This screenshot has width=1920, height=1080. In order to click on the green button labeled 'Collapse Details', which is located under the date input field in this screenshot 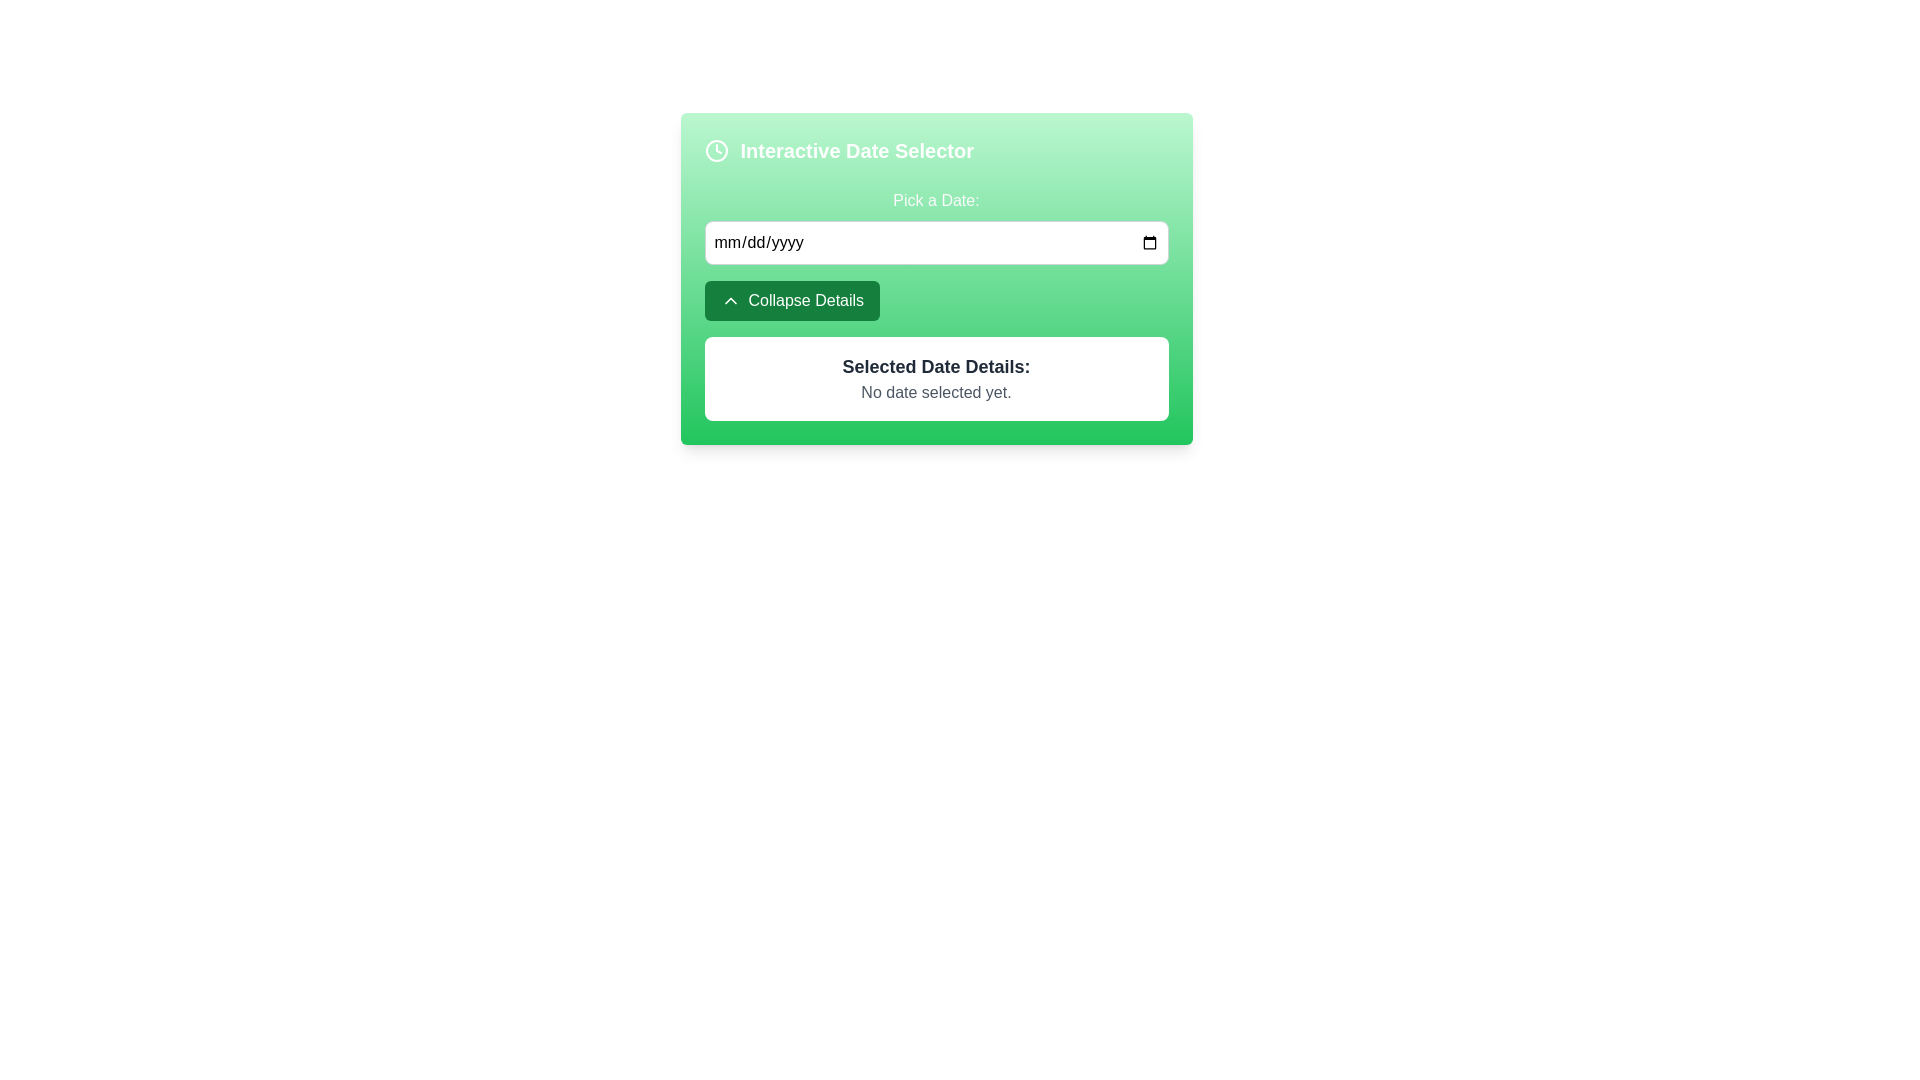, I will do `click(729, 300)`.